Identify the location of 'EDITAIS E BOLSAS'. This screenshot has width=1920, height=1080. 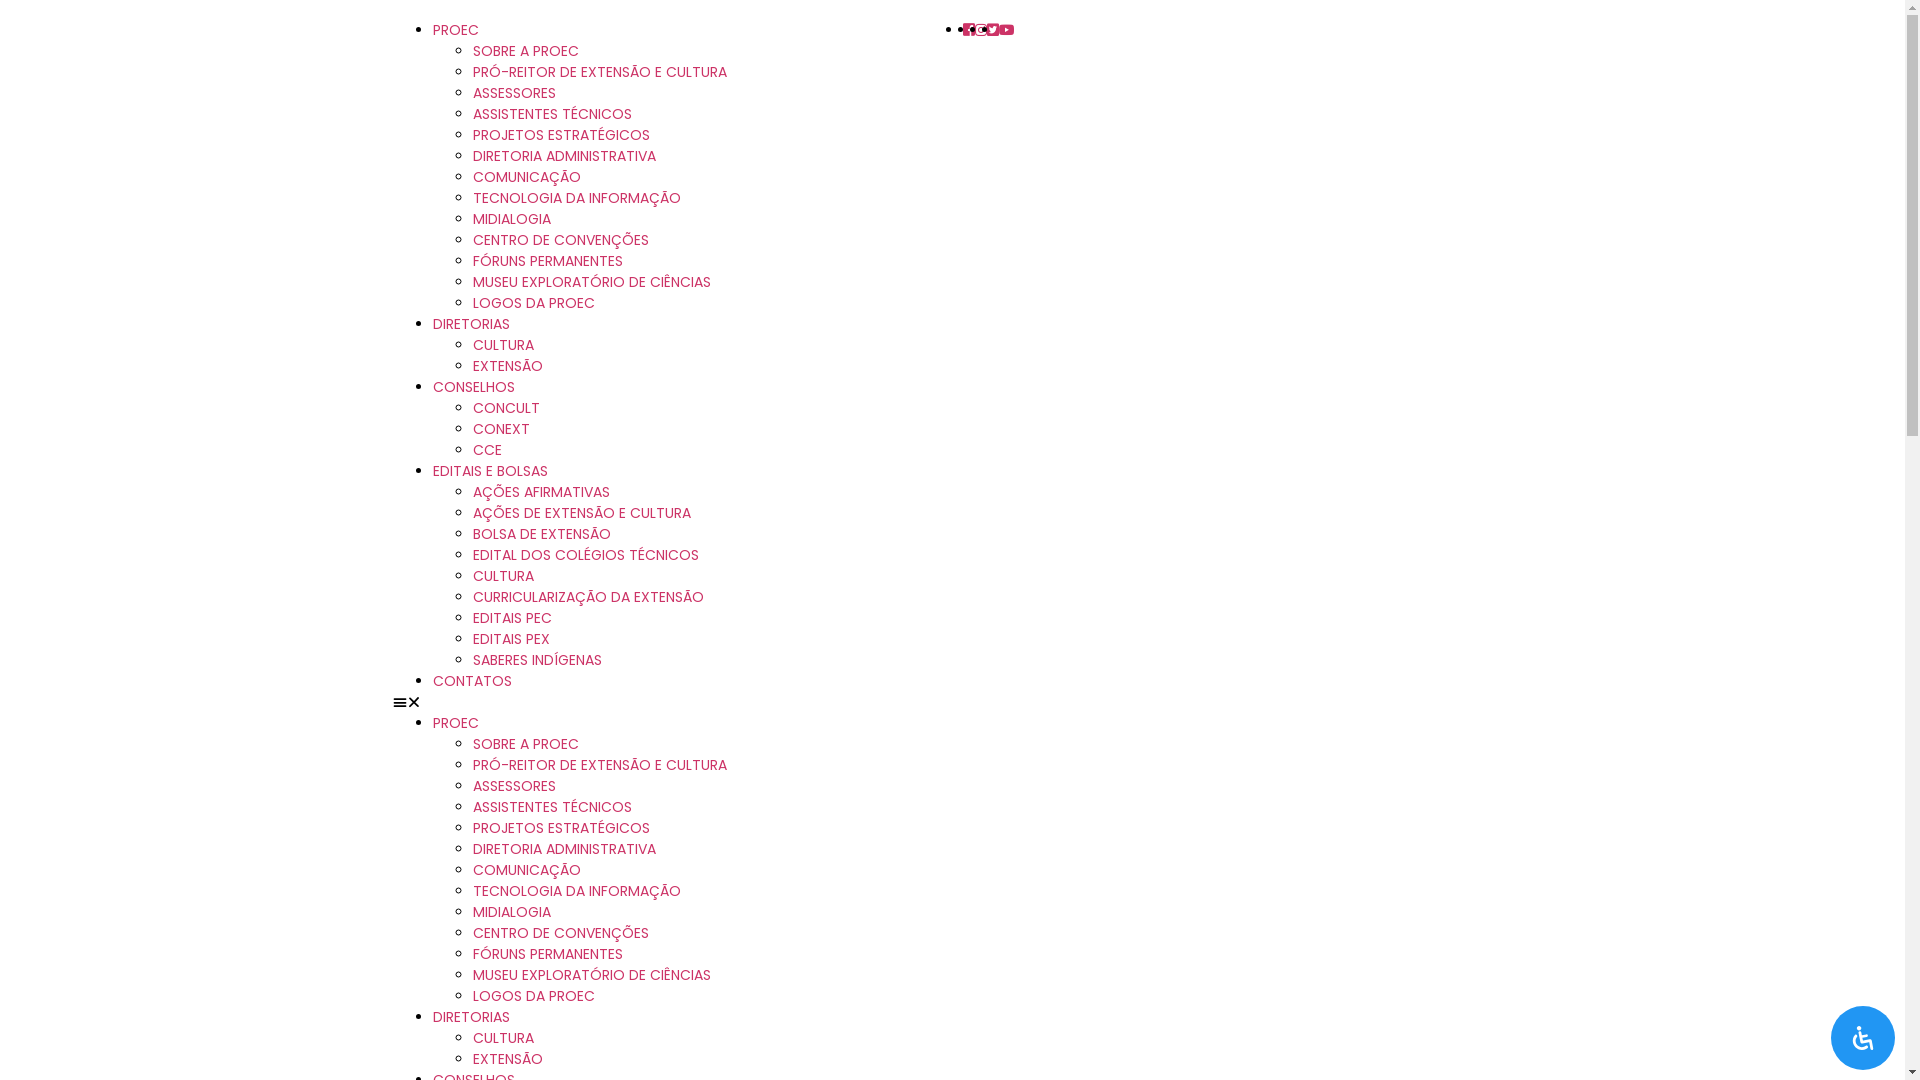
(489, 470).